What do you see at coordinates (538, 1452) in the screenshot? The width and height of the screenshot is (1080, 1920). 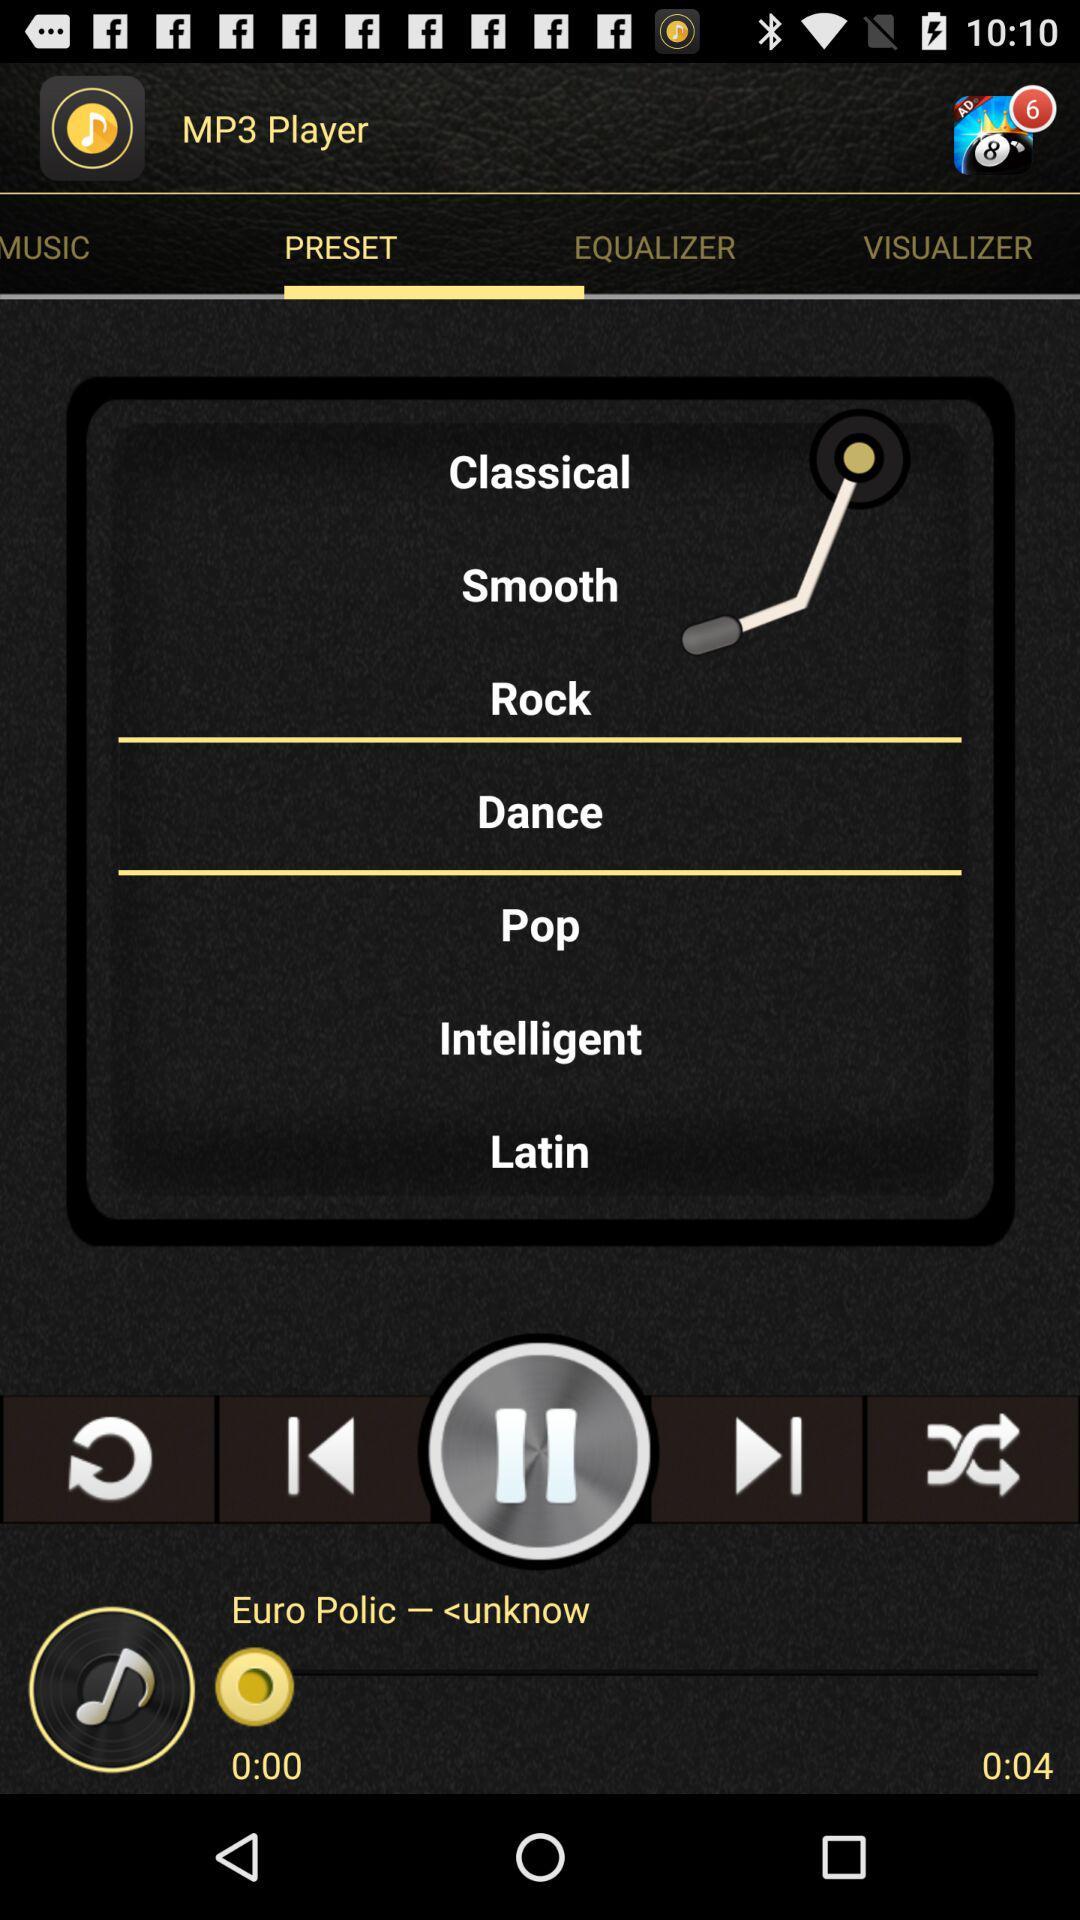 I see `pause` at bounding box center [538, 1452].